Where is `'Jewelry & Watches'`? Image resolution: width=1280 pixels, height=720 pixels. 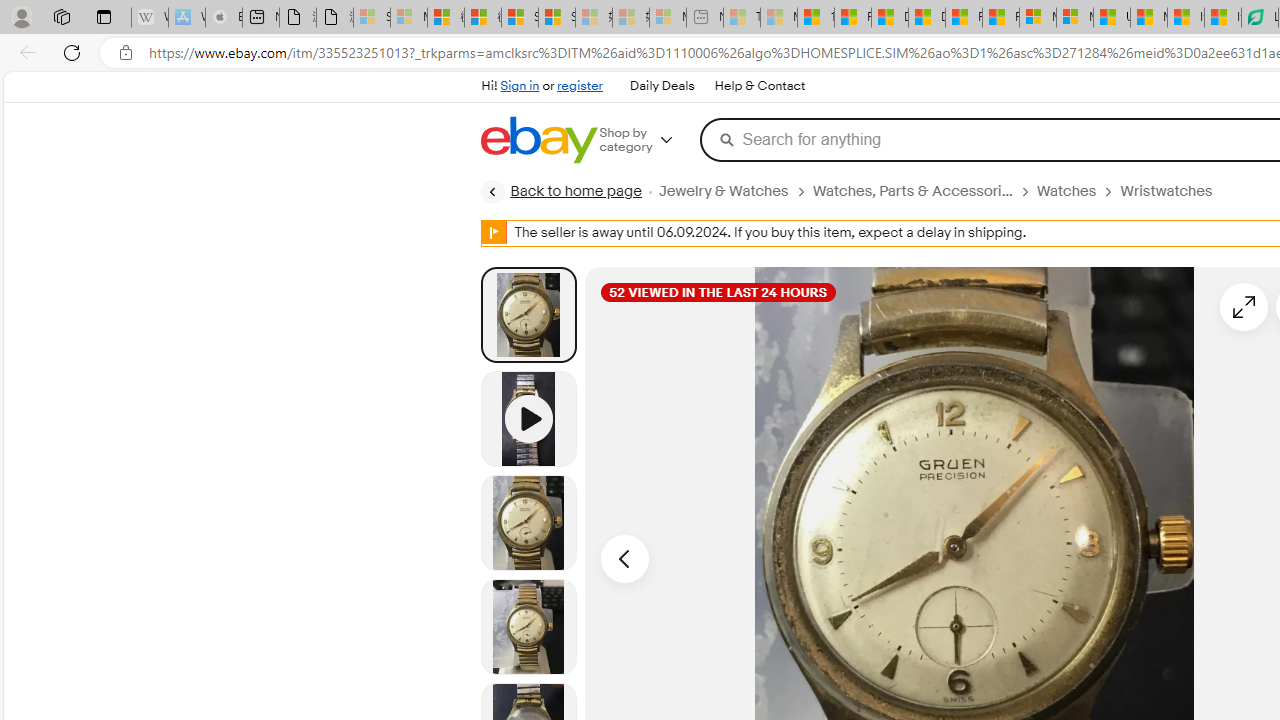
'Jewelry & Watches' is located at coordinates (722, 191).